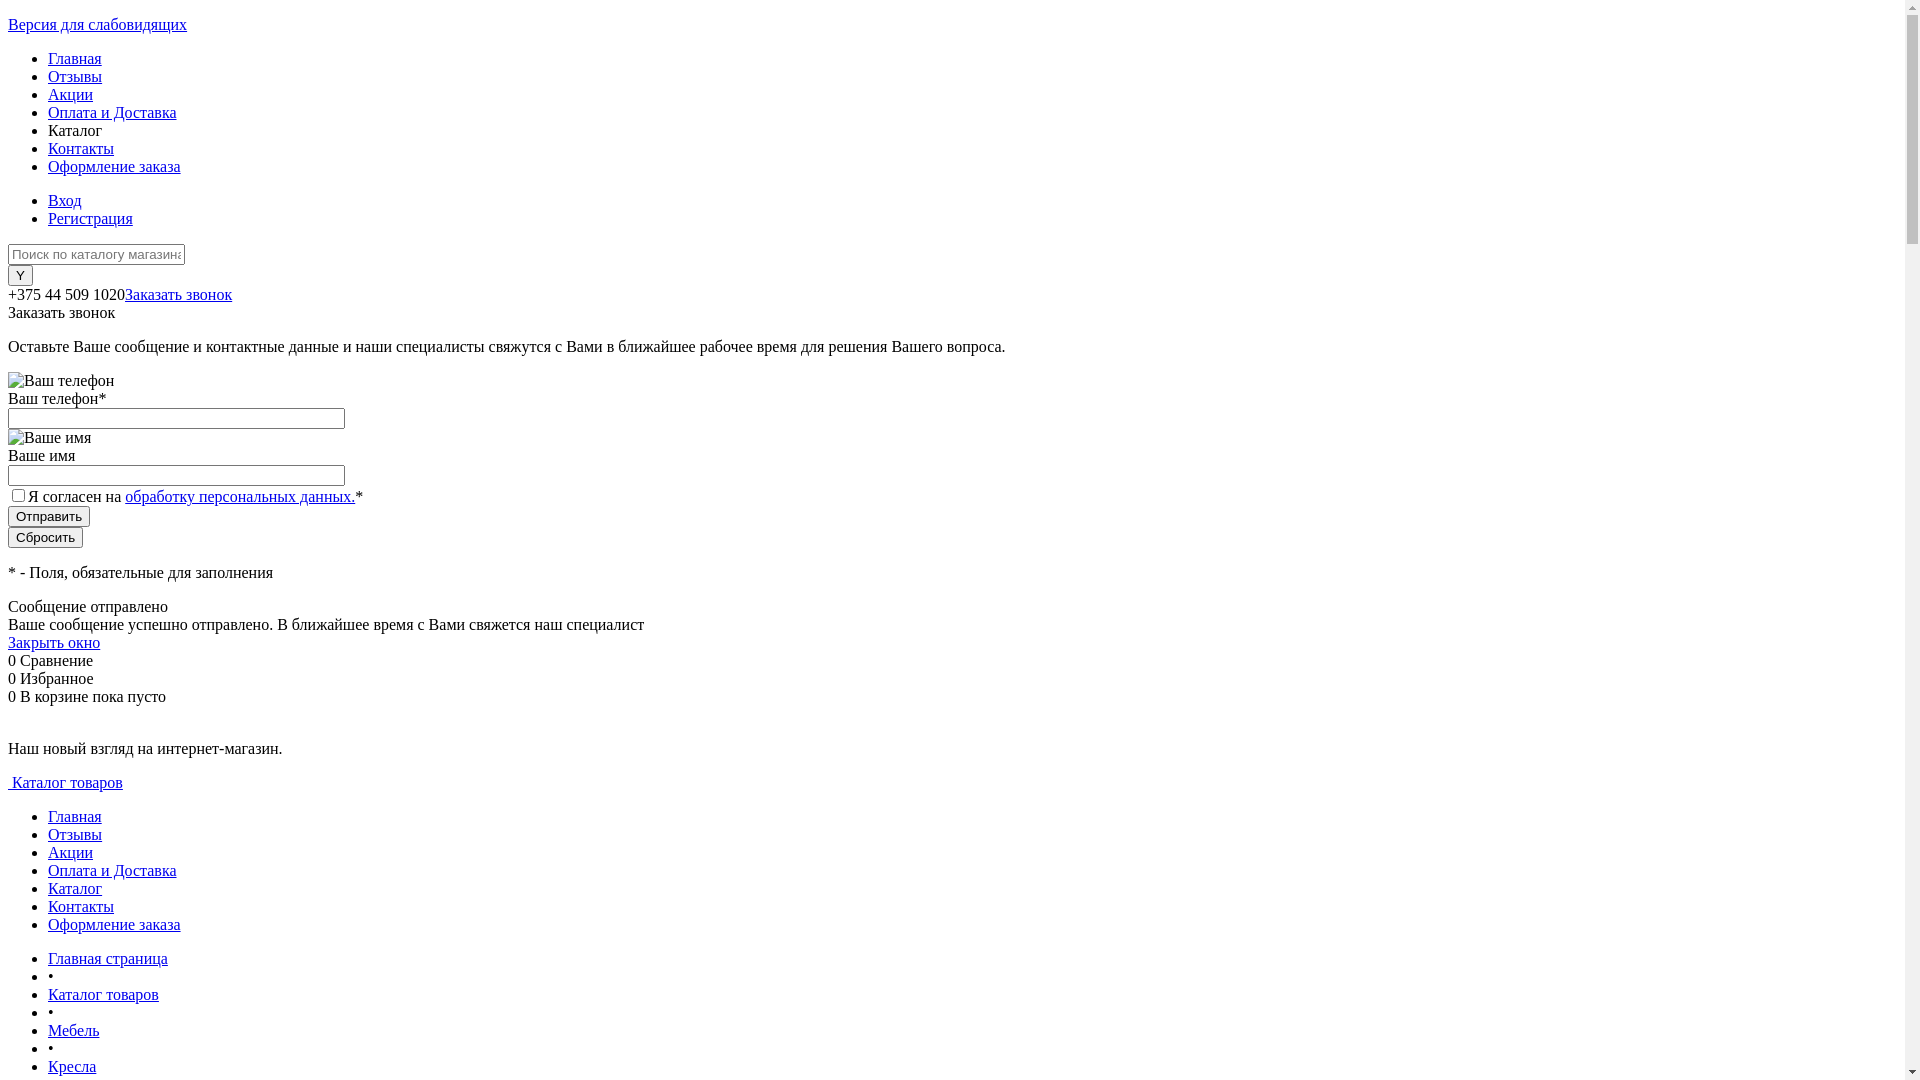 This screenshot has height=1080, width=1920. Describe the element at coordinates (8, 677) in the screenshot. I see `'0'` at that location.